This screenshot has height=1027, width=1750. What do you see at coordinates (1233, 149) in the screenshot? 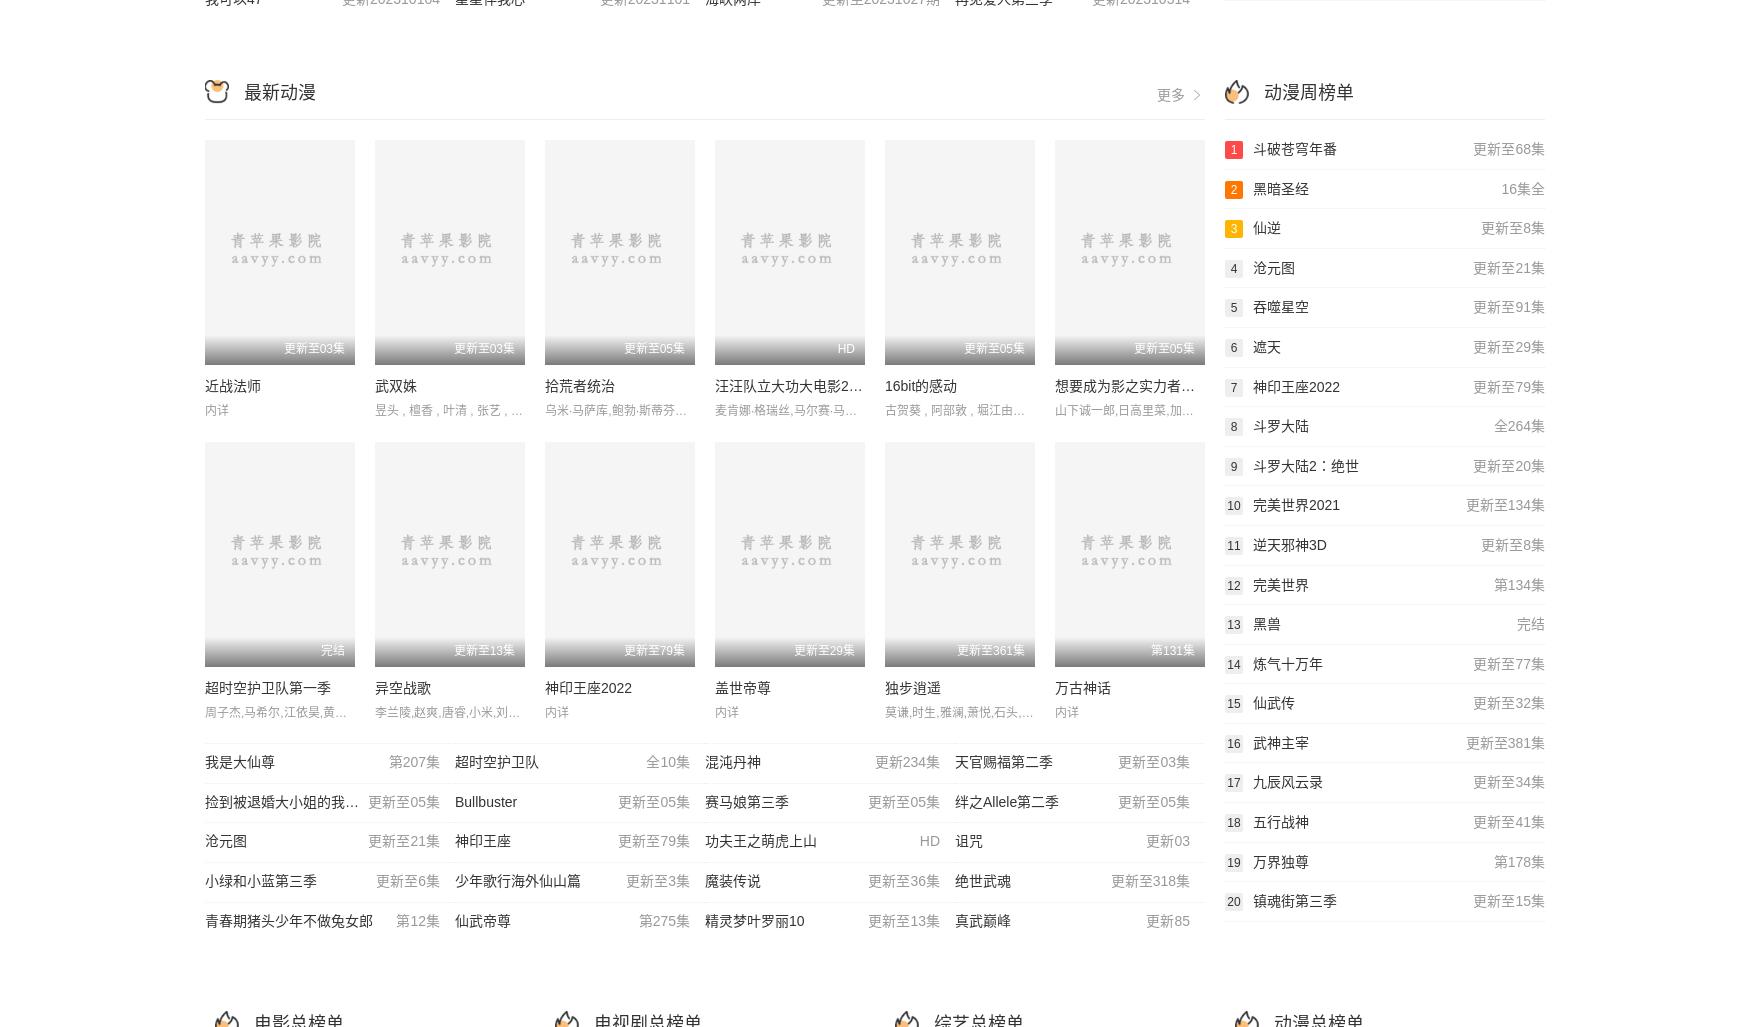
I see `'1'` at bounding box center [1233, 149].